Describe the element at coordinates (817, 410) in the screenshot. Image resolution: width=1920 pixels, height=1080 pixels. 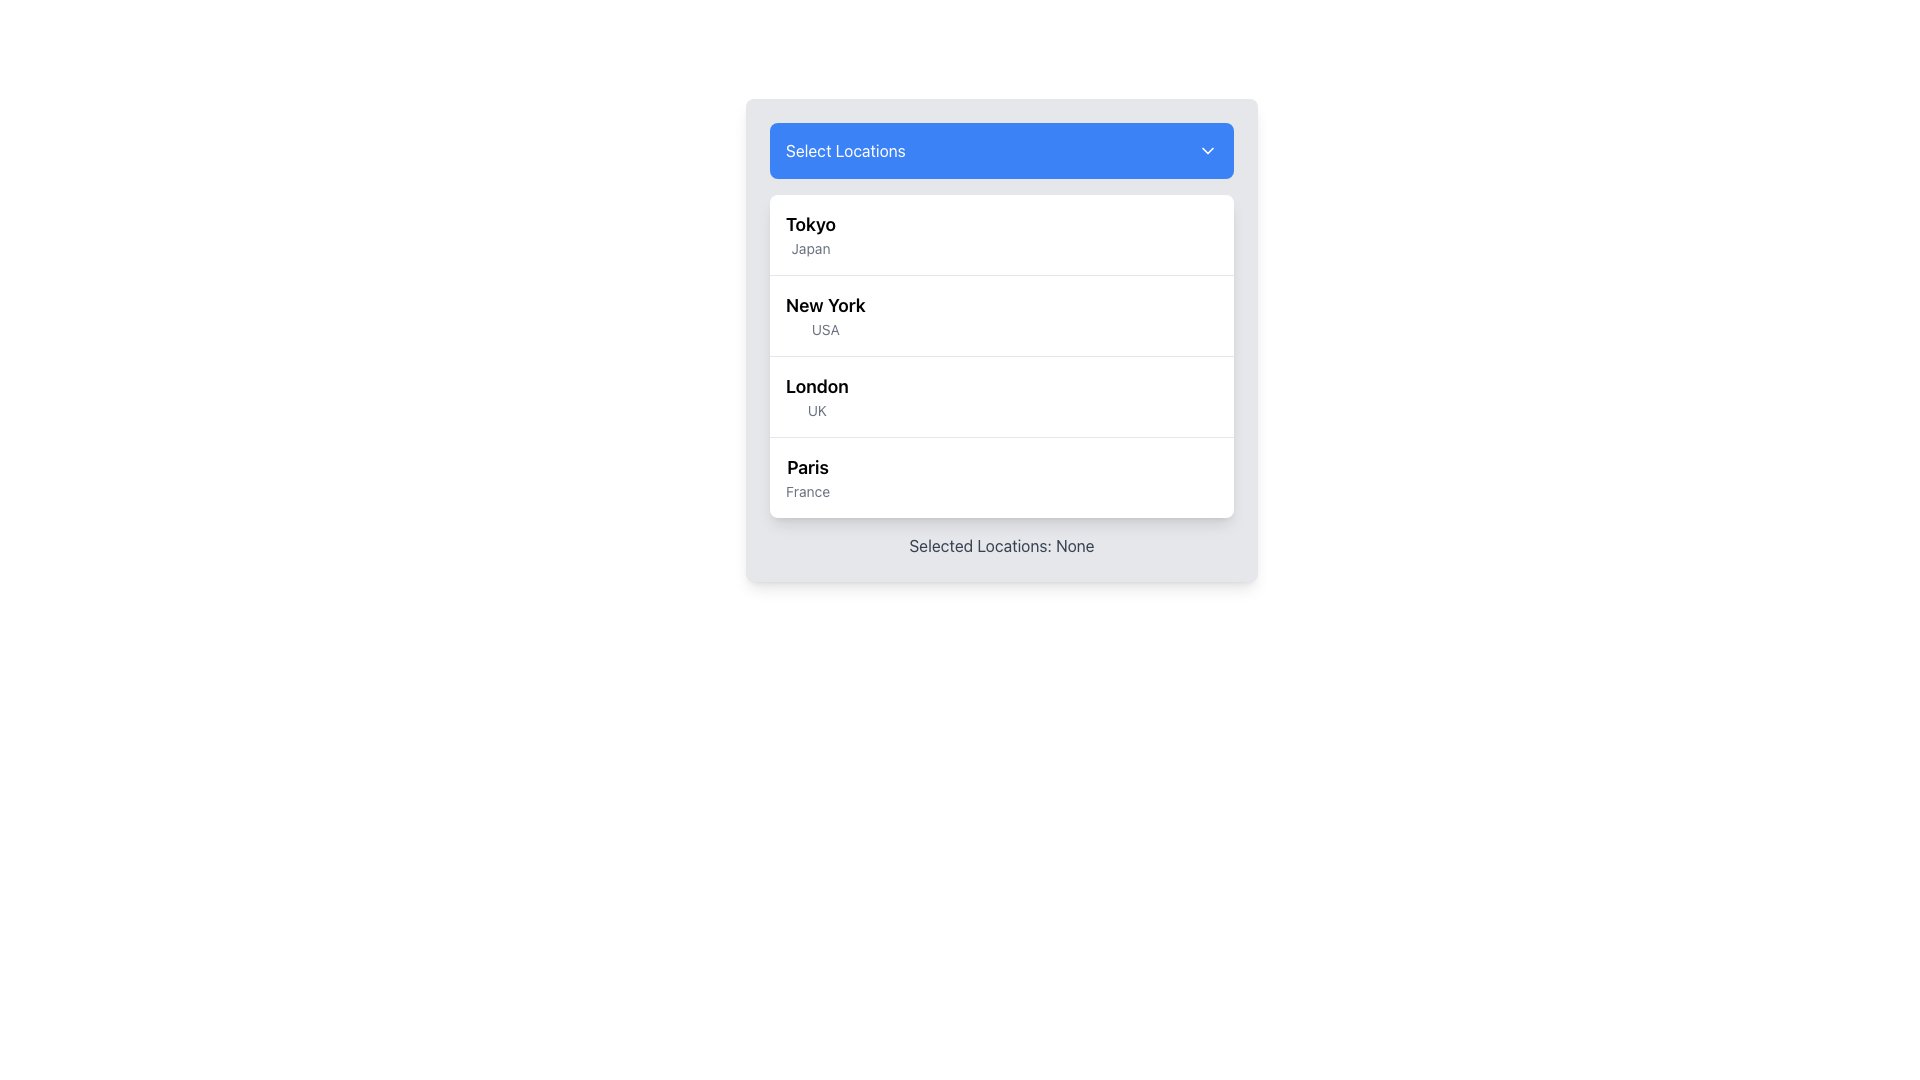
I see `the static text label displaying 'UK', which is styled in gray and positioned below the larger title text 'London'` at that location.